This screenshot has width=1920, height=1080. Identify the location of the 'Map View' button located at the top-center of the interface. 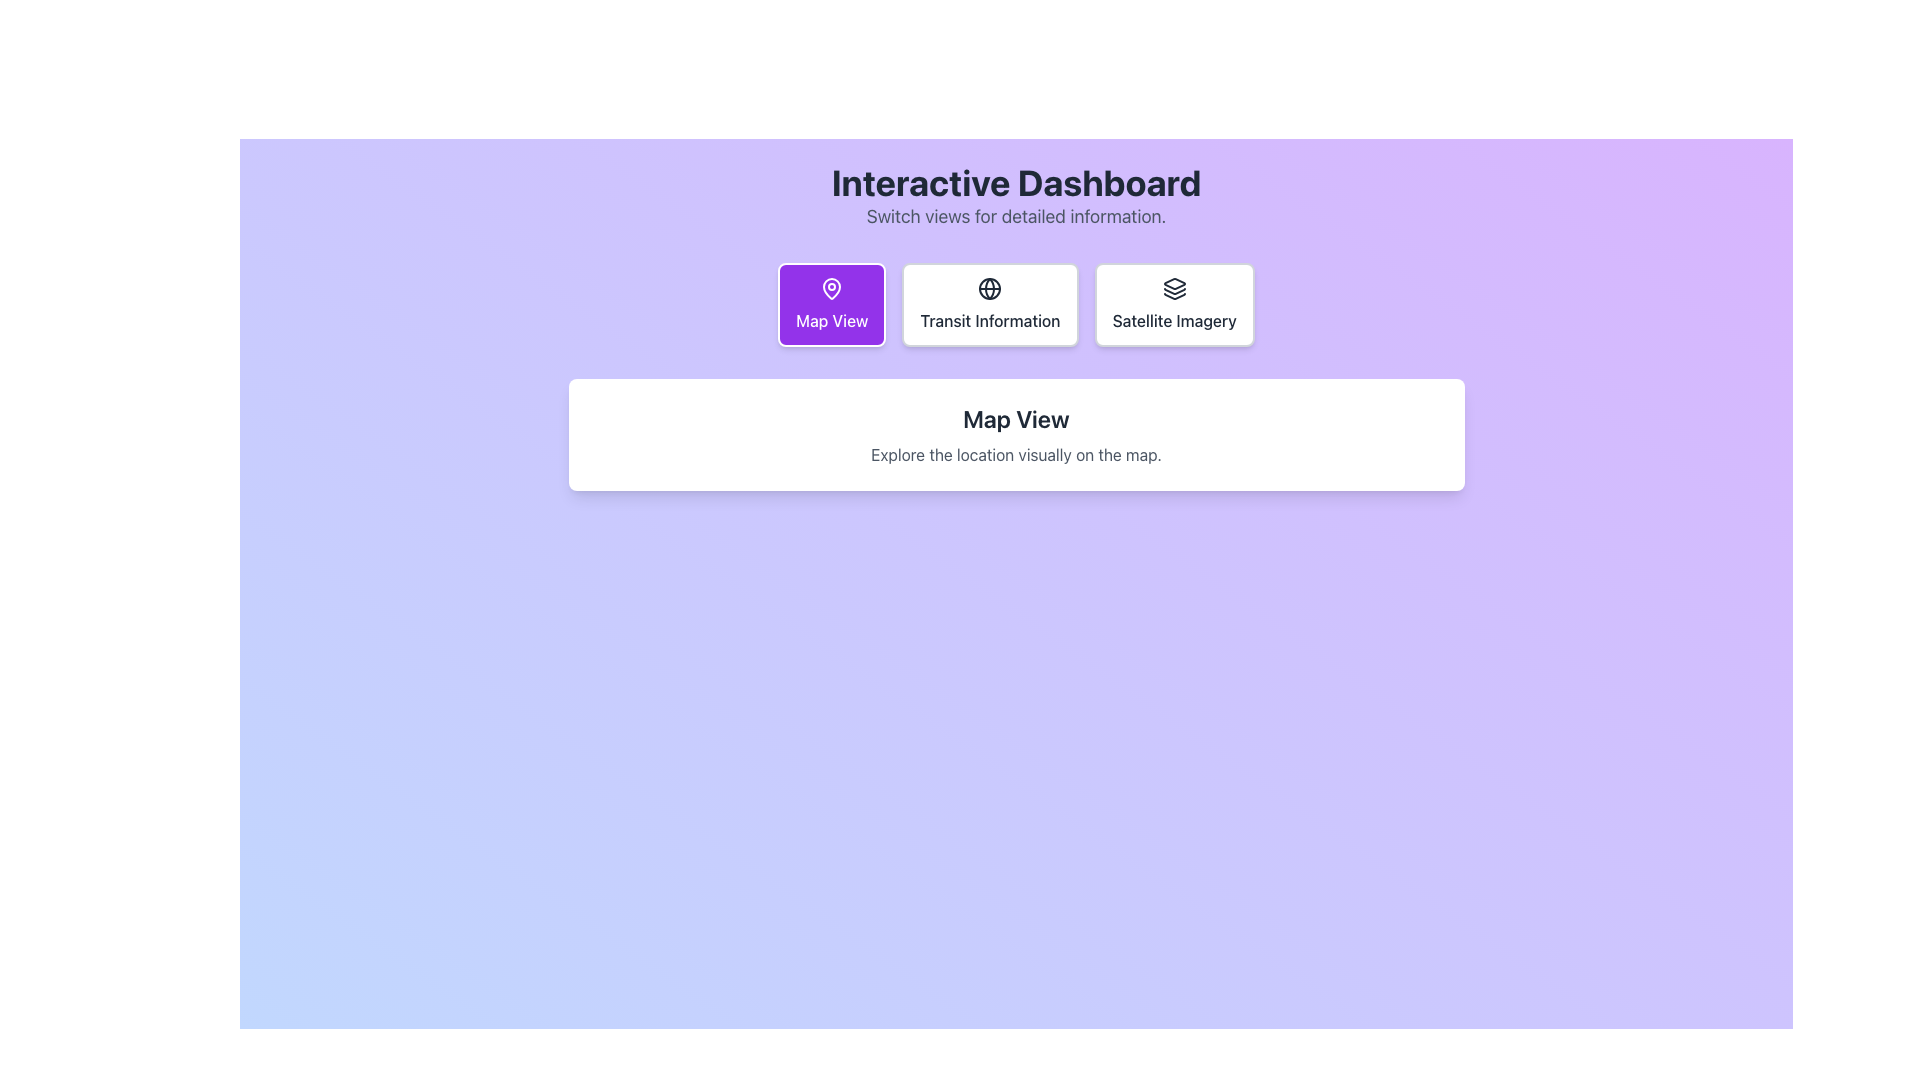
(832, 304).